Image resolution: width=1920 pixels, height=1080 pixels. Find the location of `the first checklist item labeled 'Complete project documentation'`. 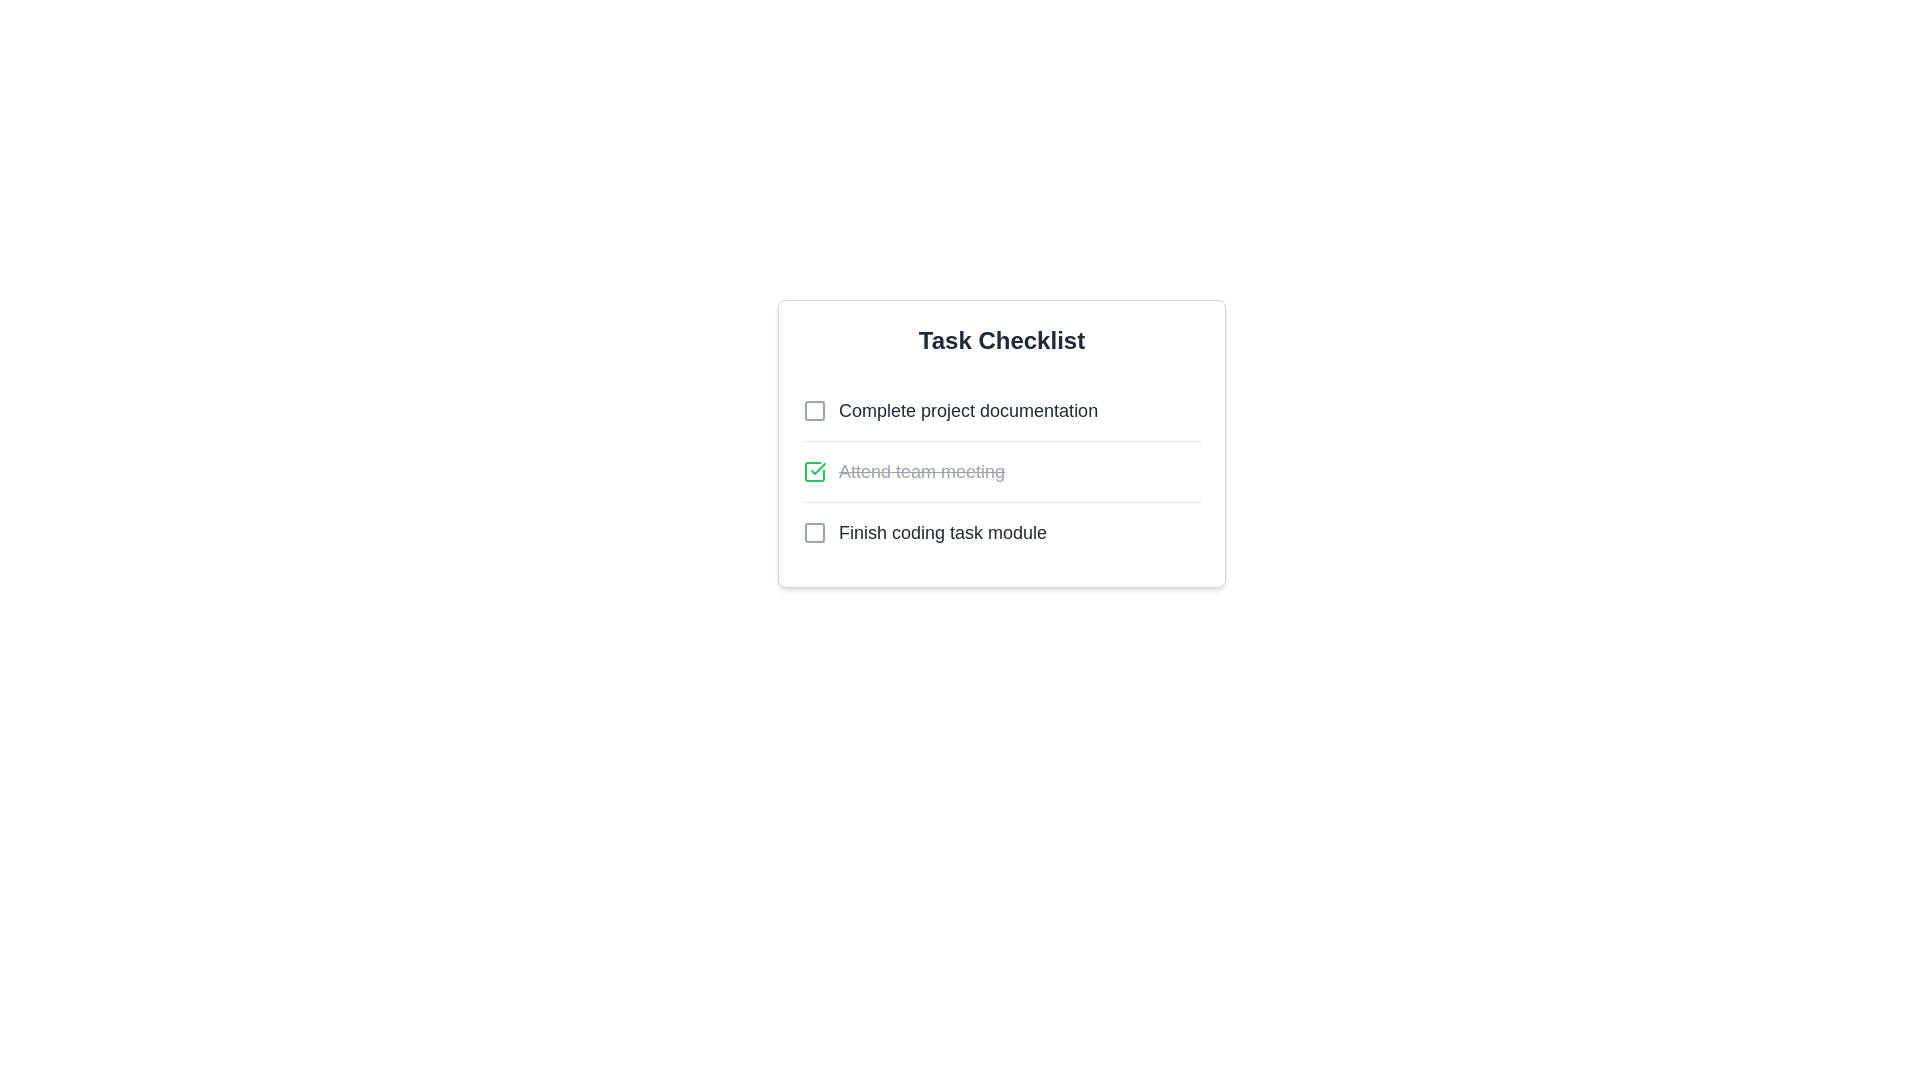

the first checklist item labeled 'Complete project documentation' is located at coordinates (949, 410).